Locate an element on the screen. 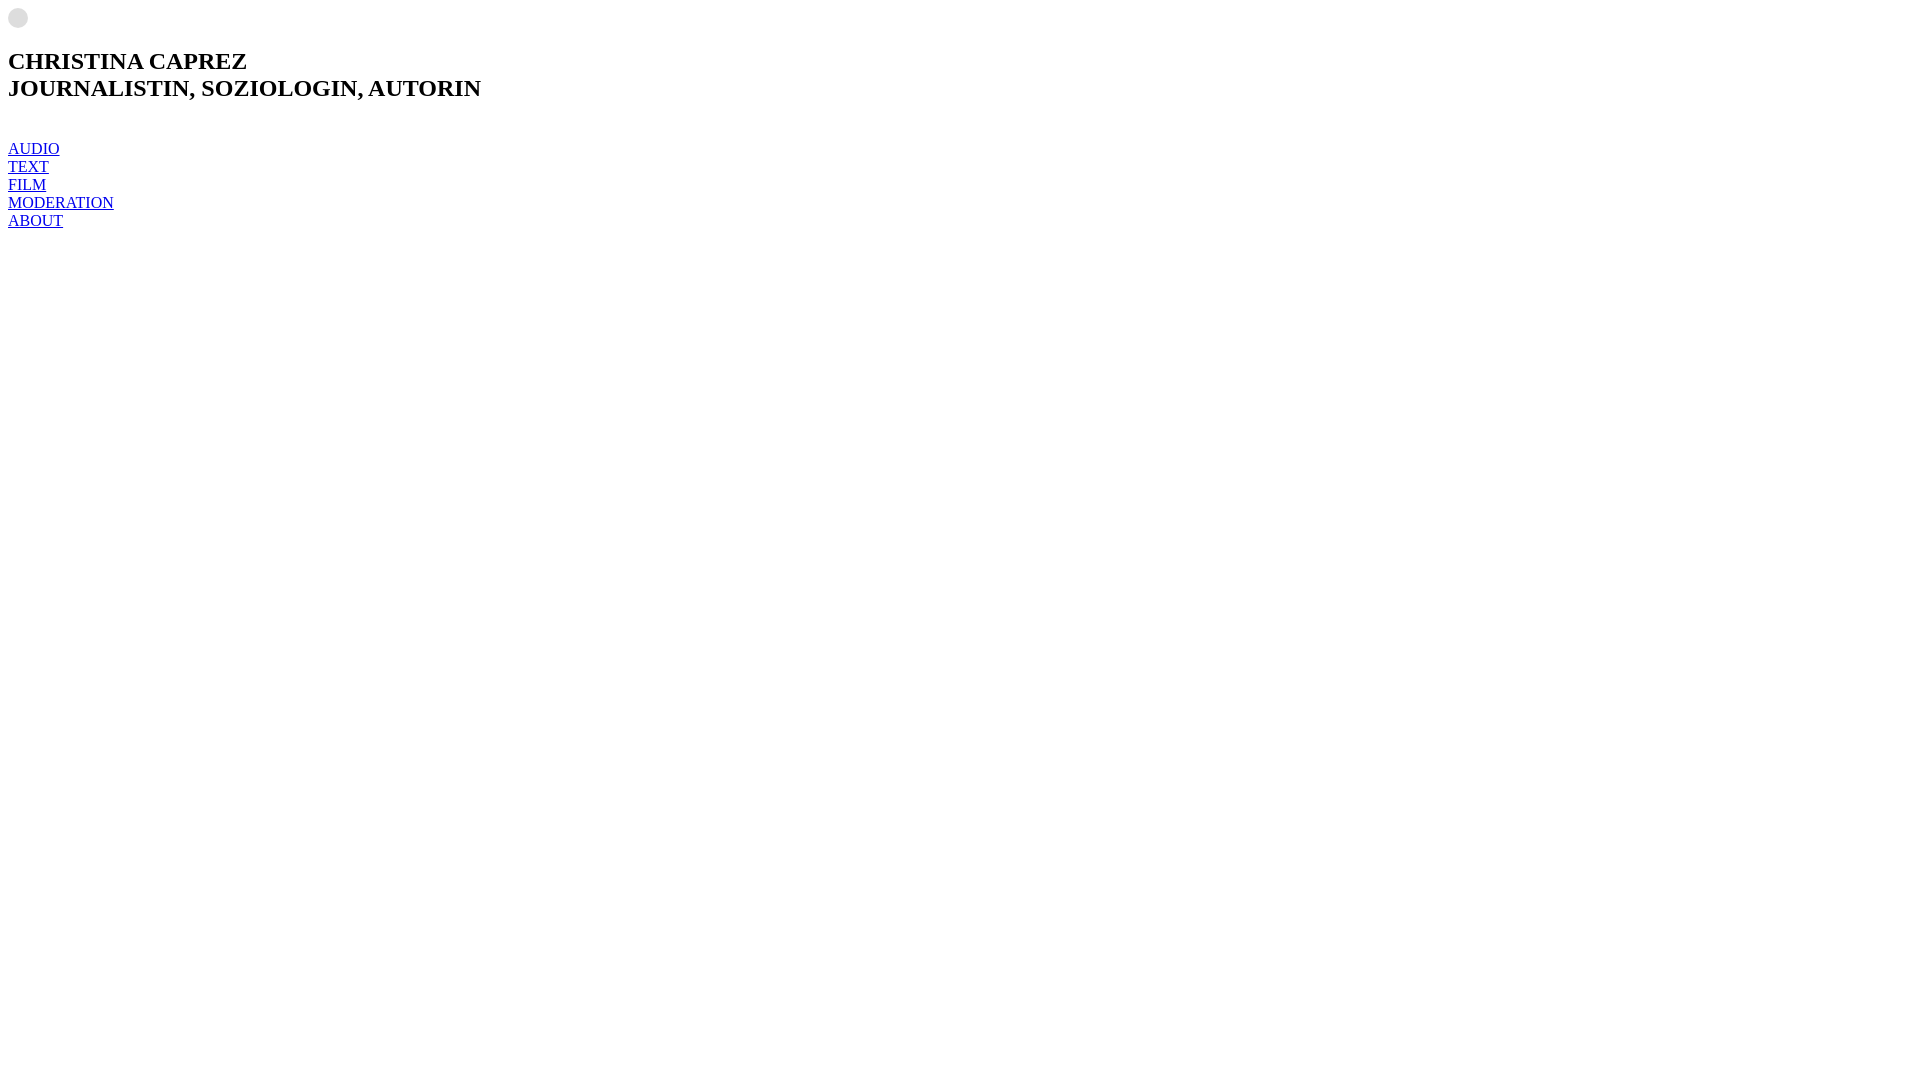 This screenshot has width=1920, height=1080. 'FILM' is located at coordinates (27, 184).